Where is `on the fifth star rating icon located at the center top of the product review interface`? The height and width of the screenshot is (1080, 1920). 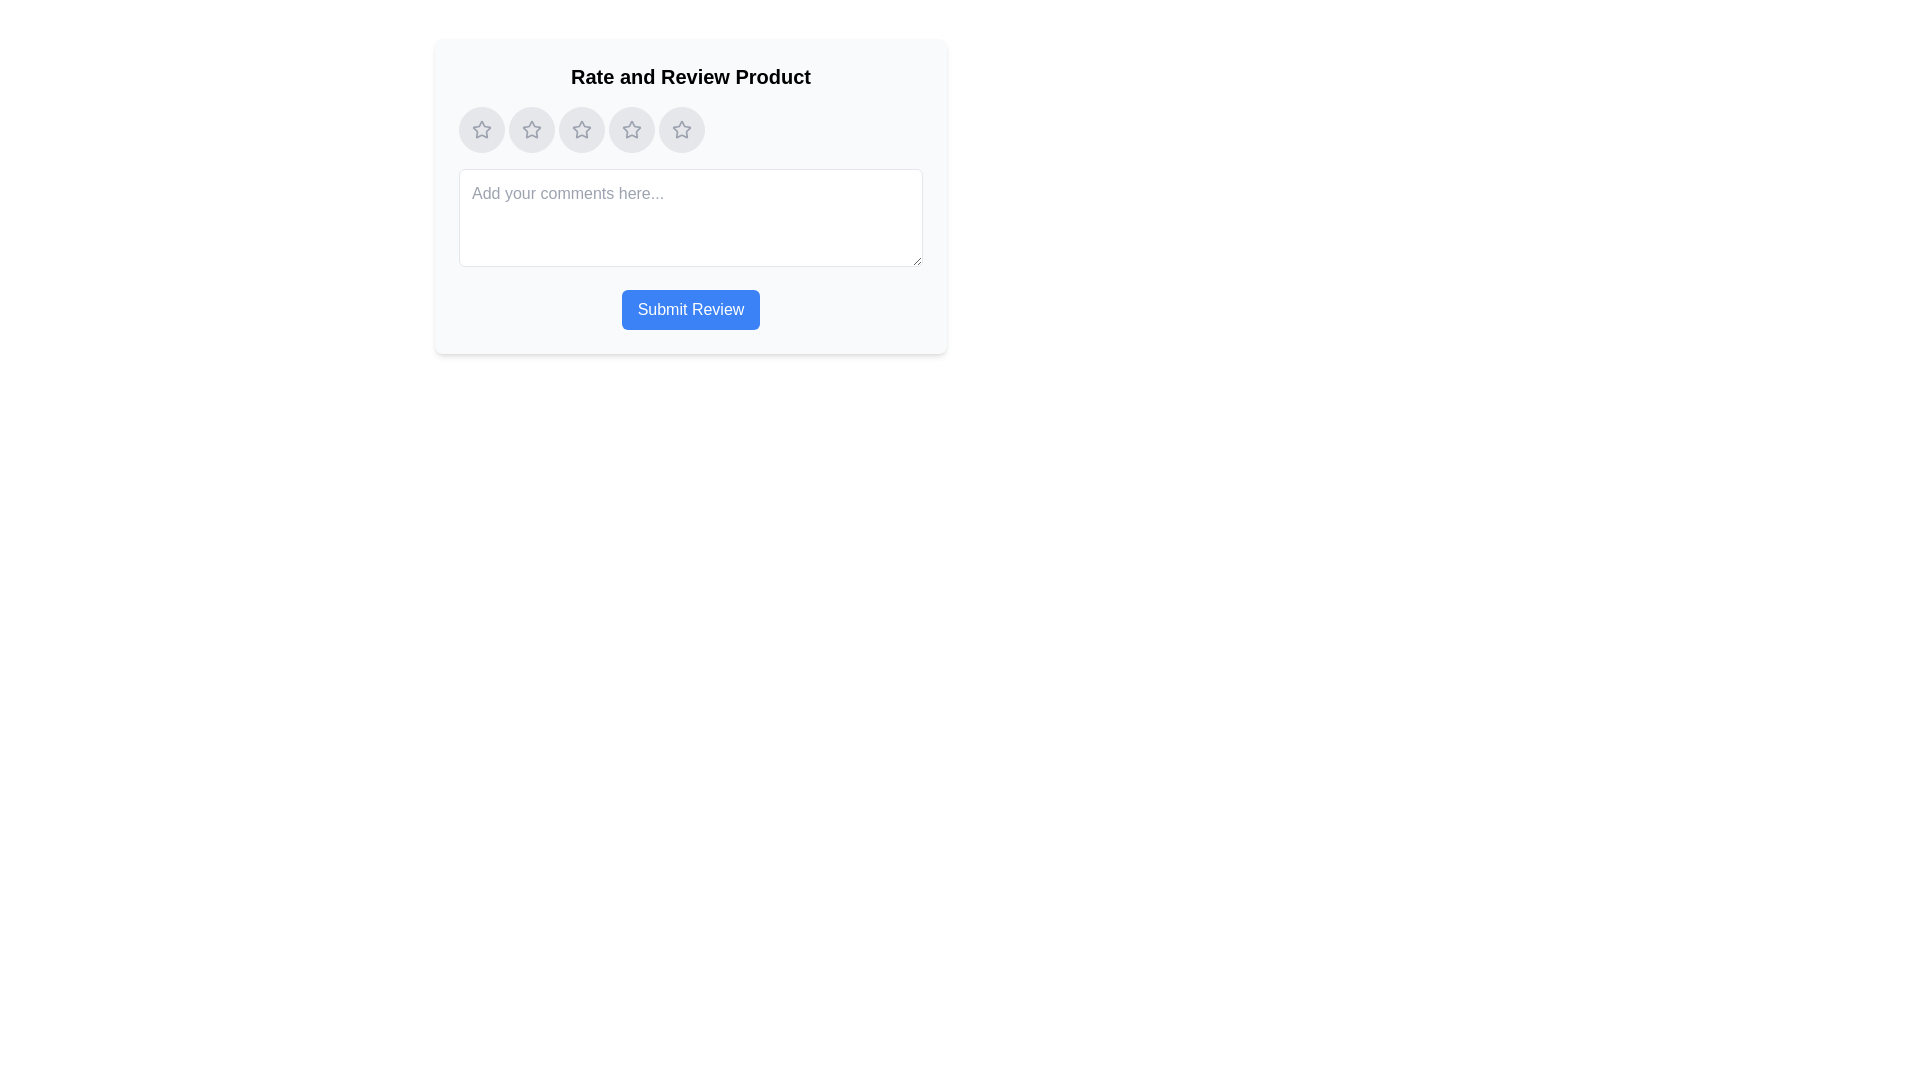
on the fifth star rating icon located at the center top of the product review interface is located at coordinates (681, 129).